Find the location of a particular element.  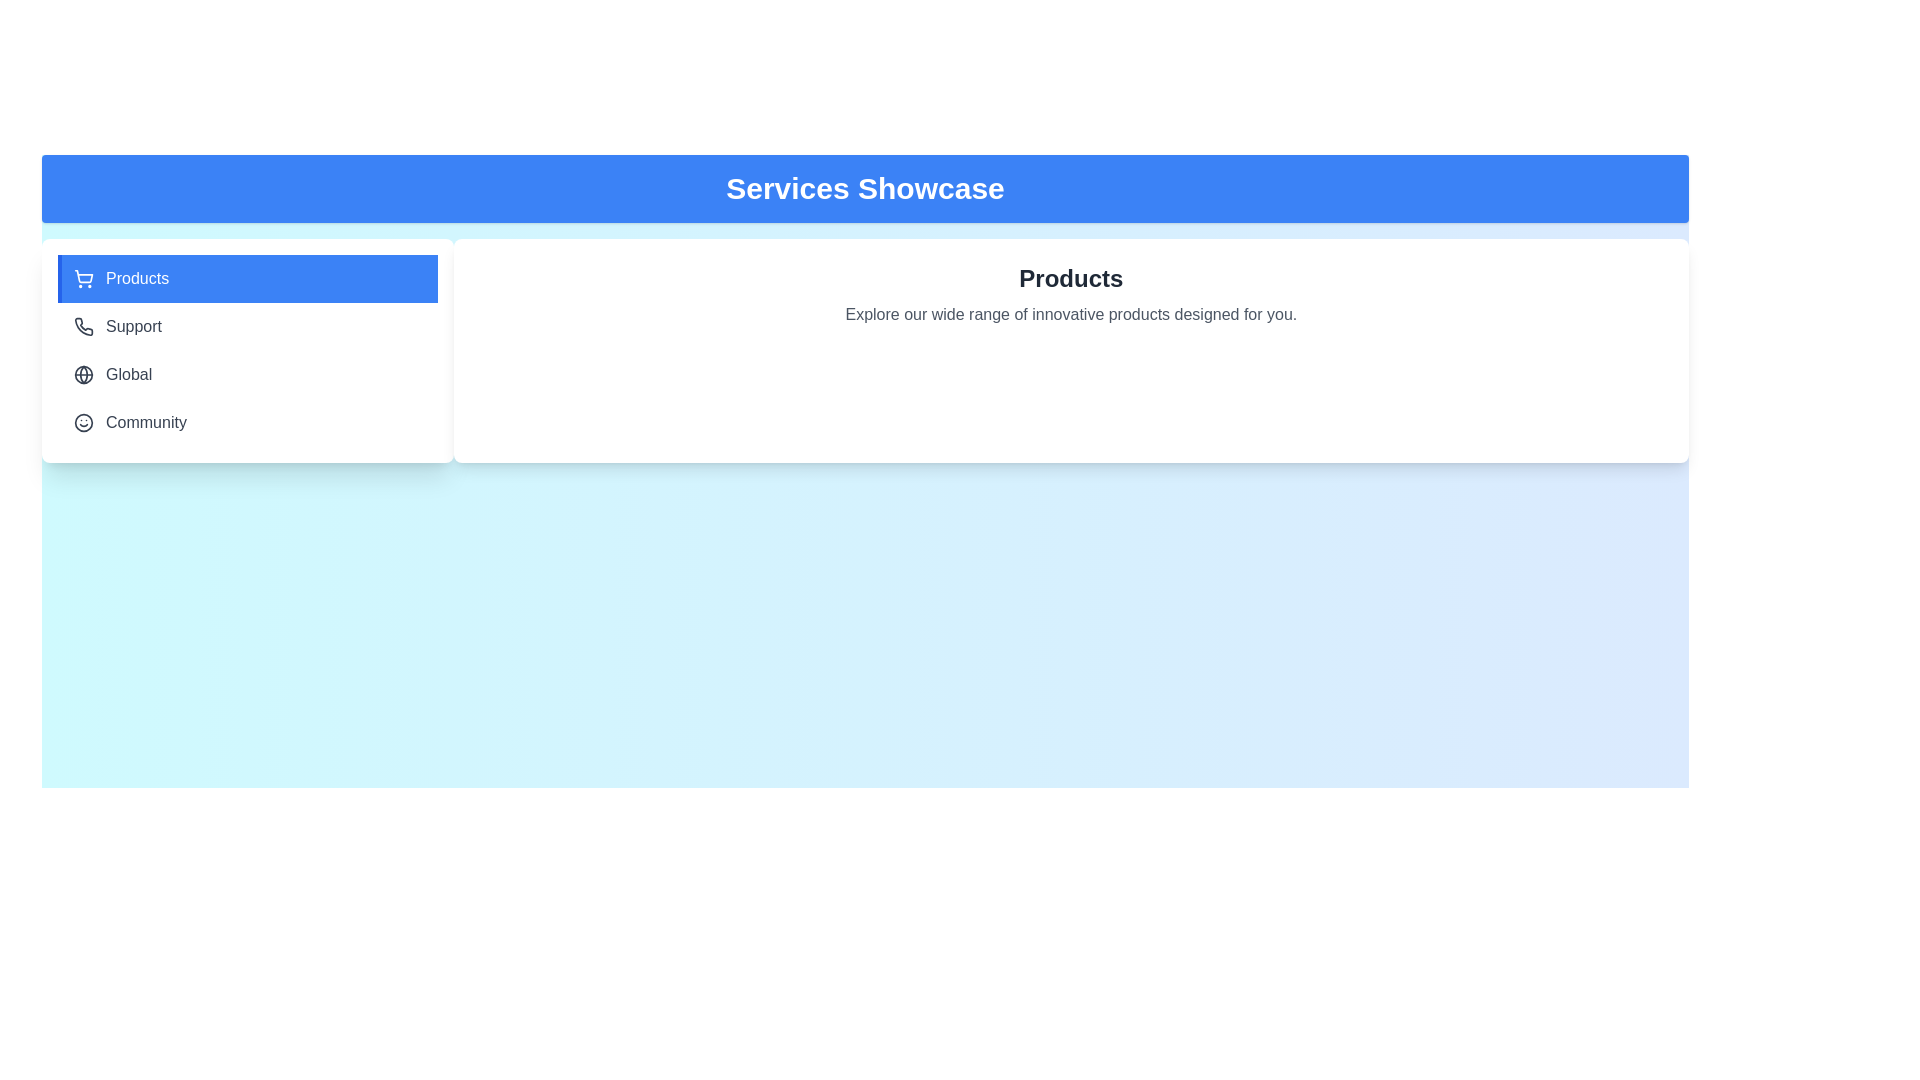

the tab labeled Community by clicking on its corresponding navigation item is located at coordinates (246, 422).